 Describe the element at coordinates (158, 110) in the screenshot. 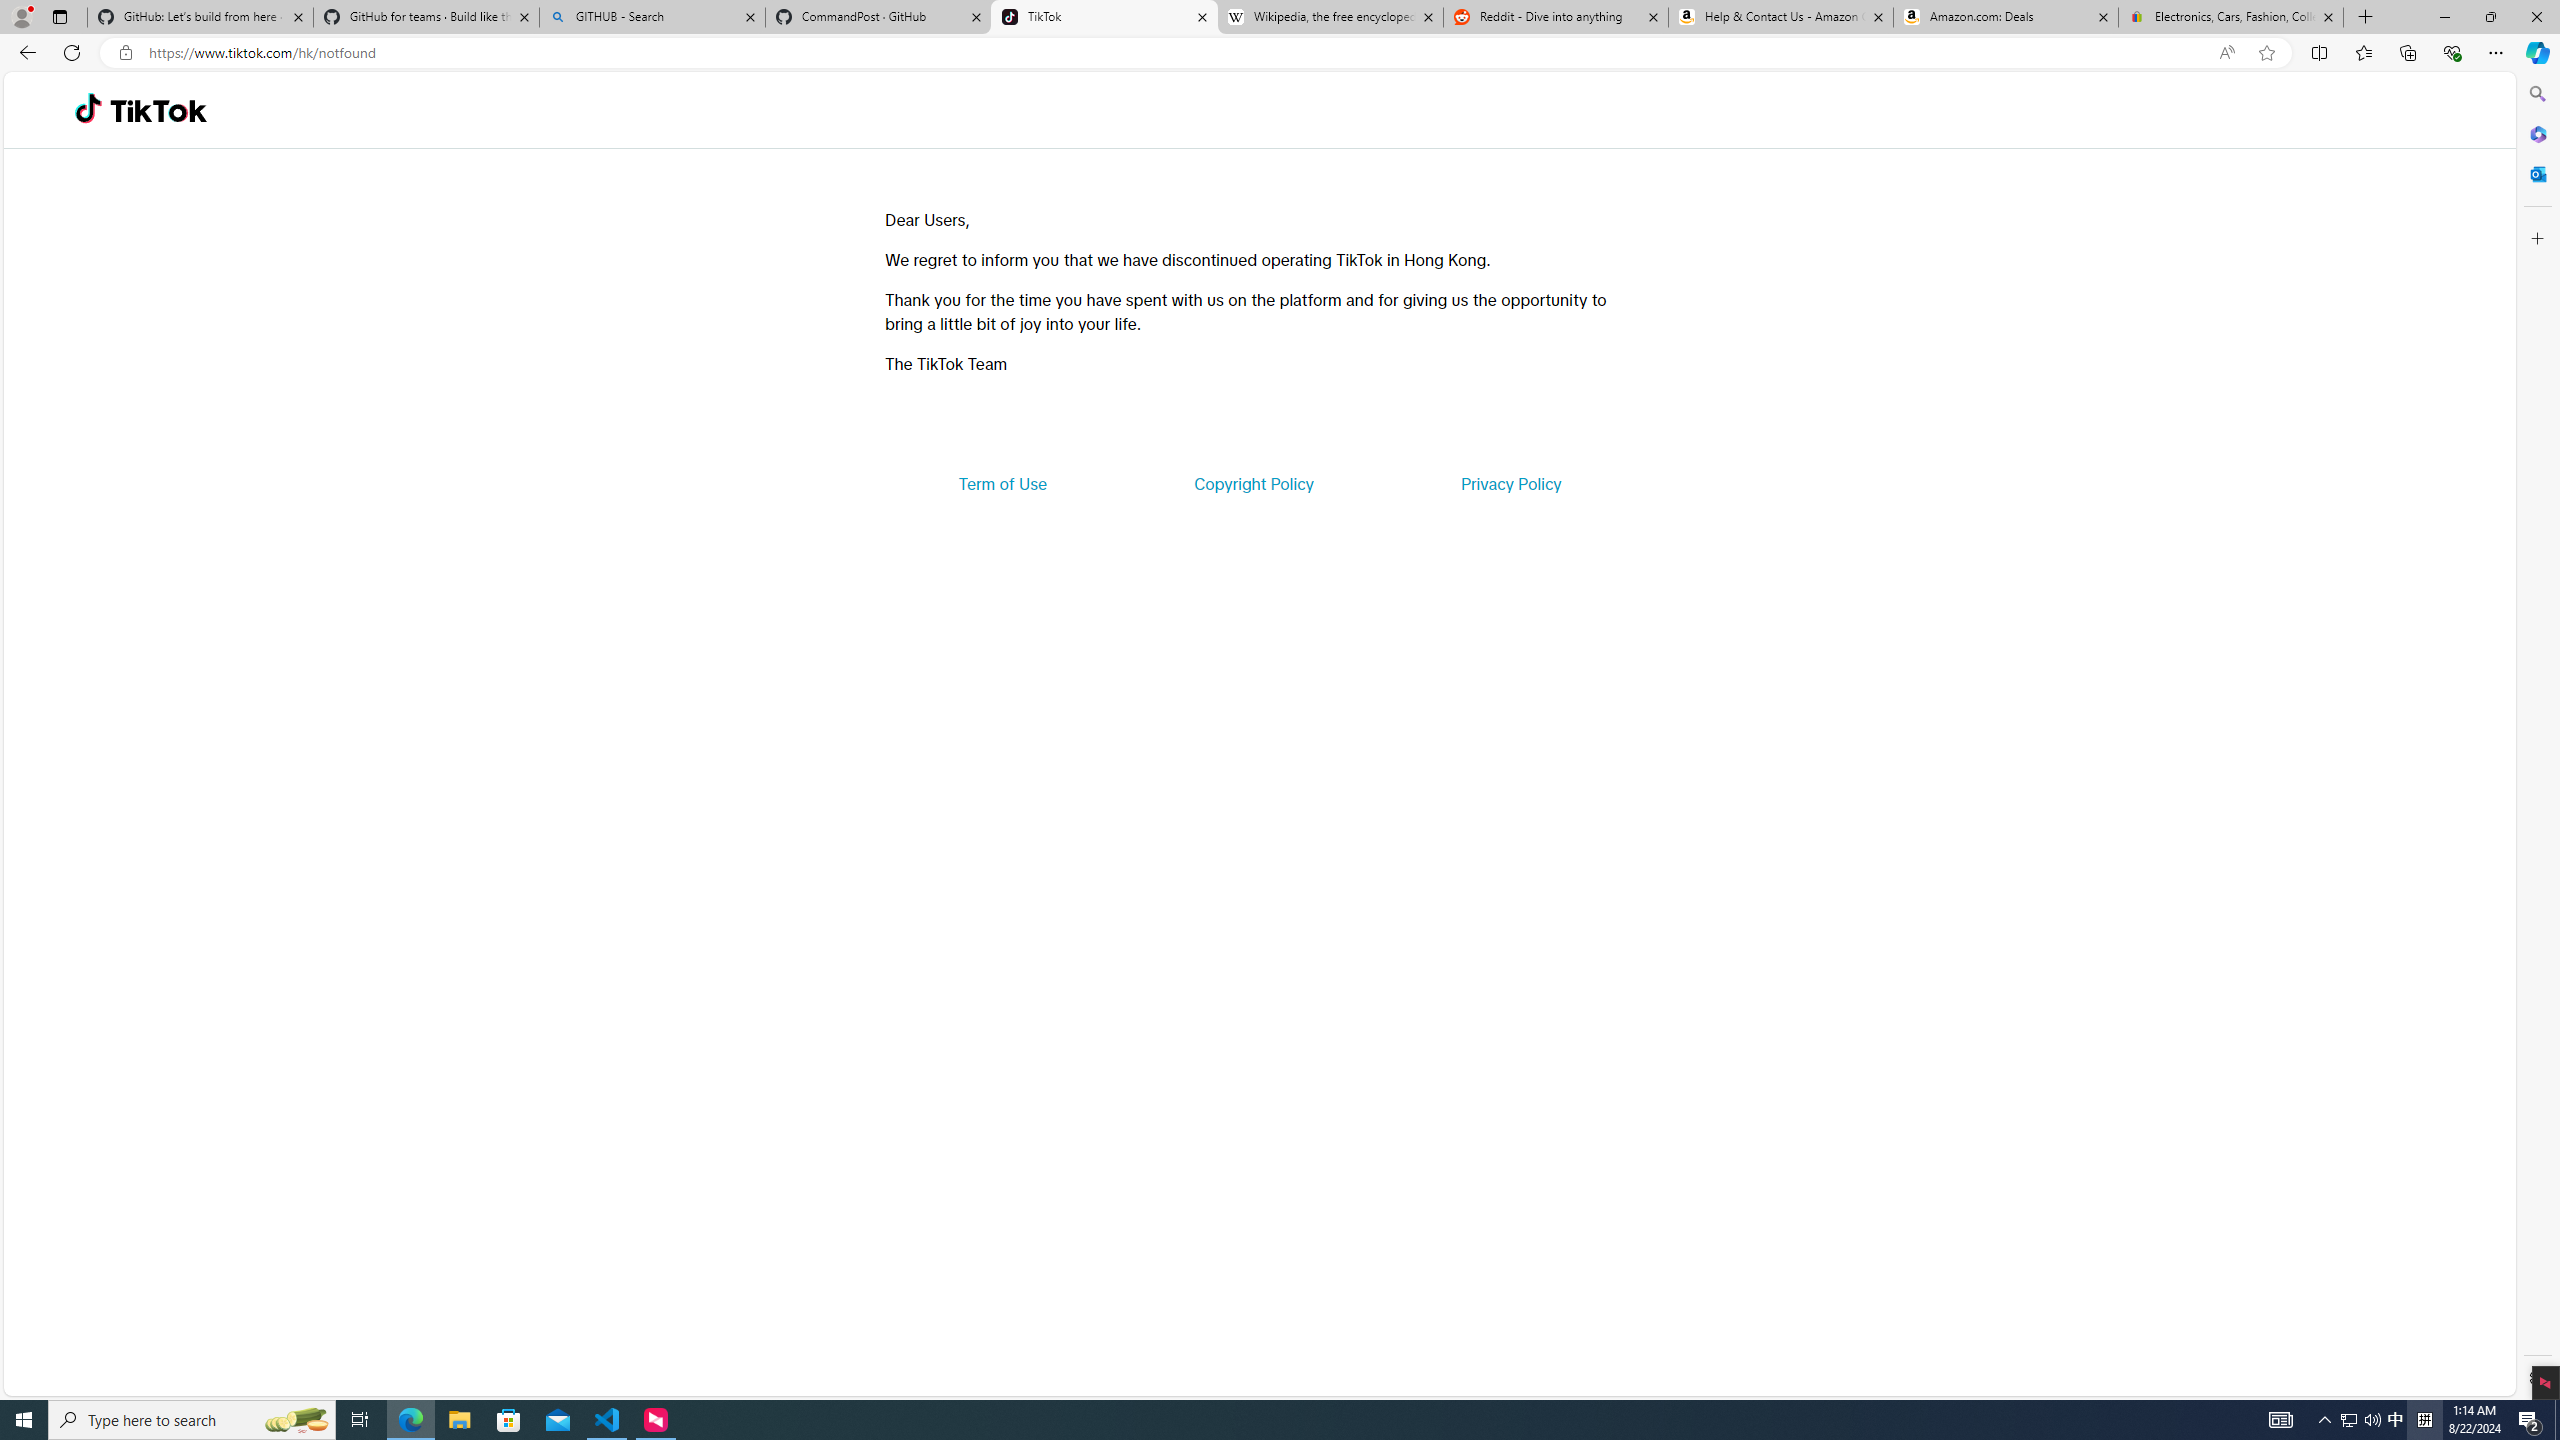

I see `'TikTok'` at that location.